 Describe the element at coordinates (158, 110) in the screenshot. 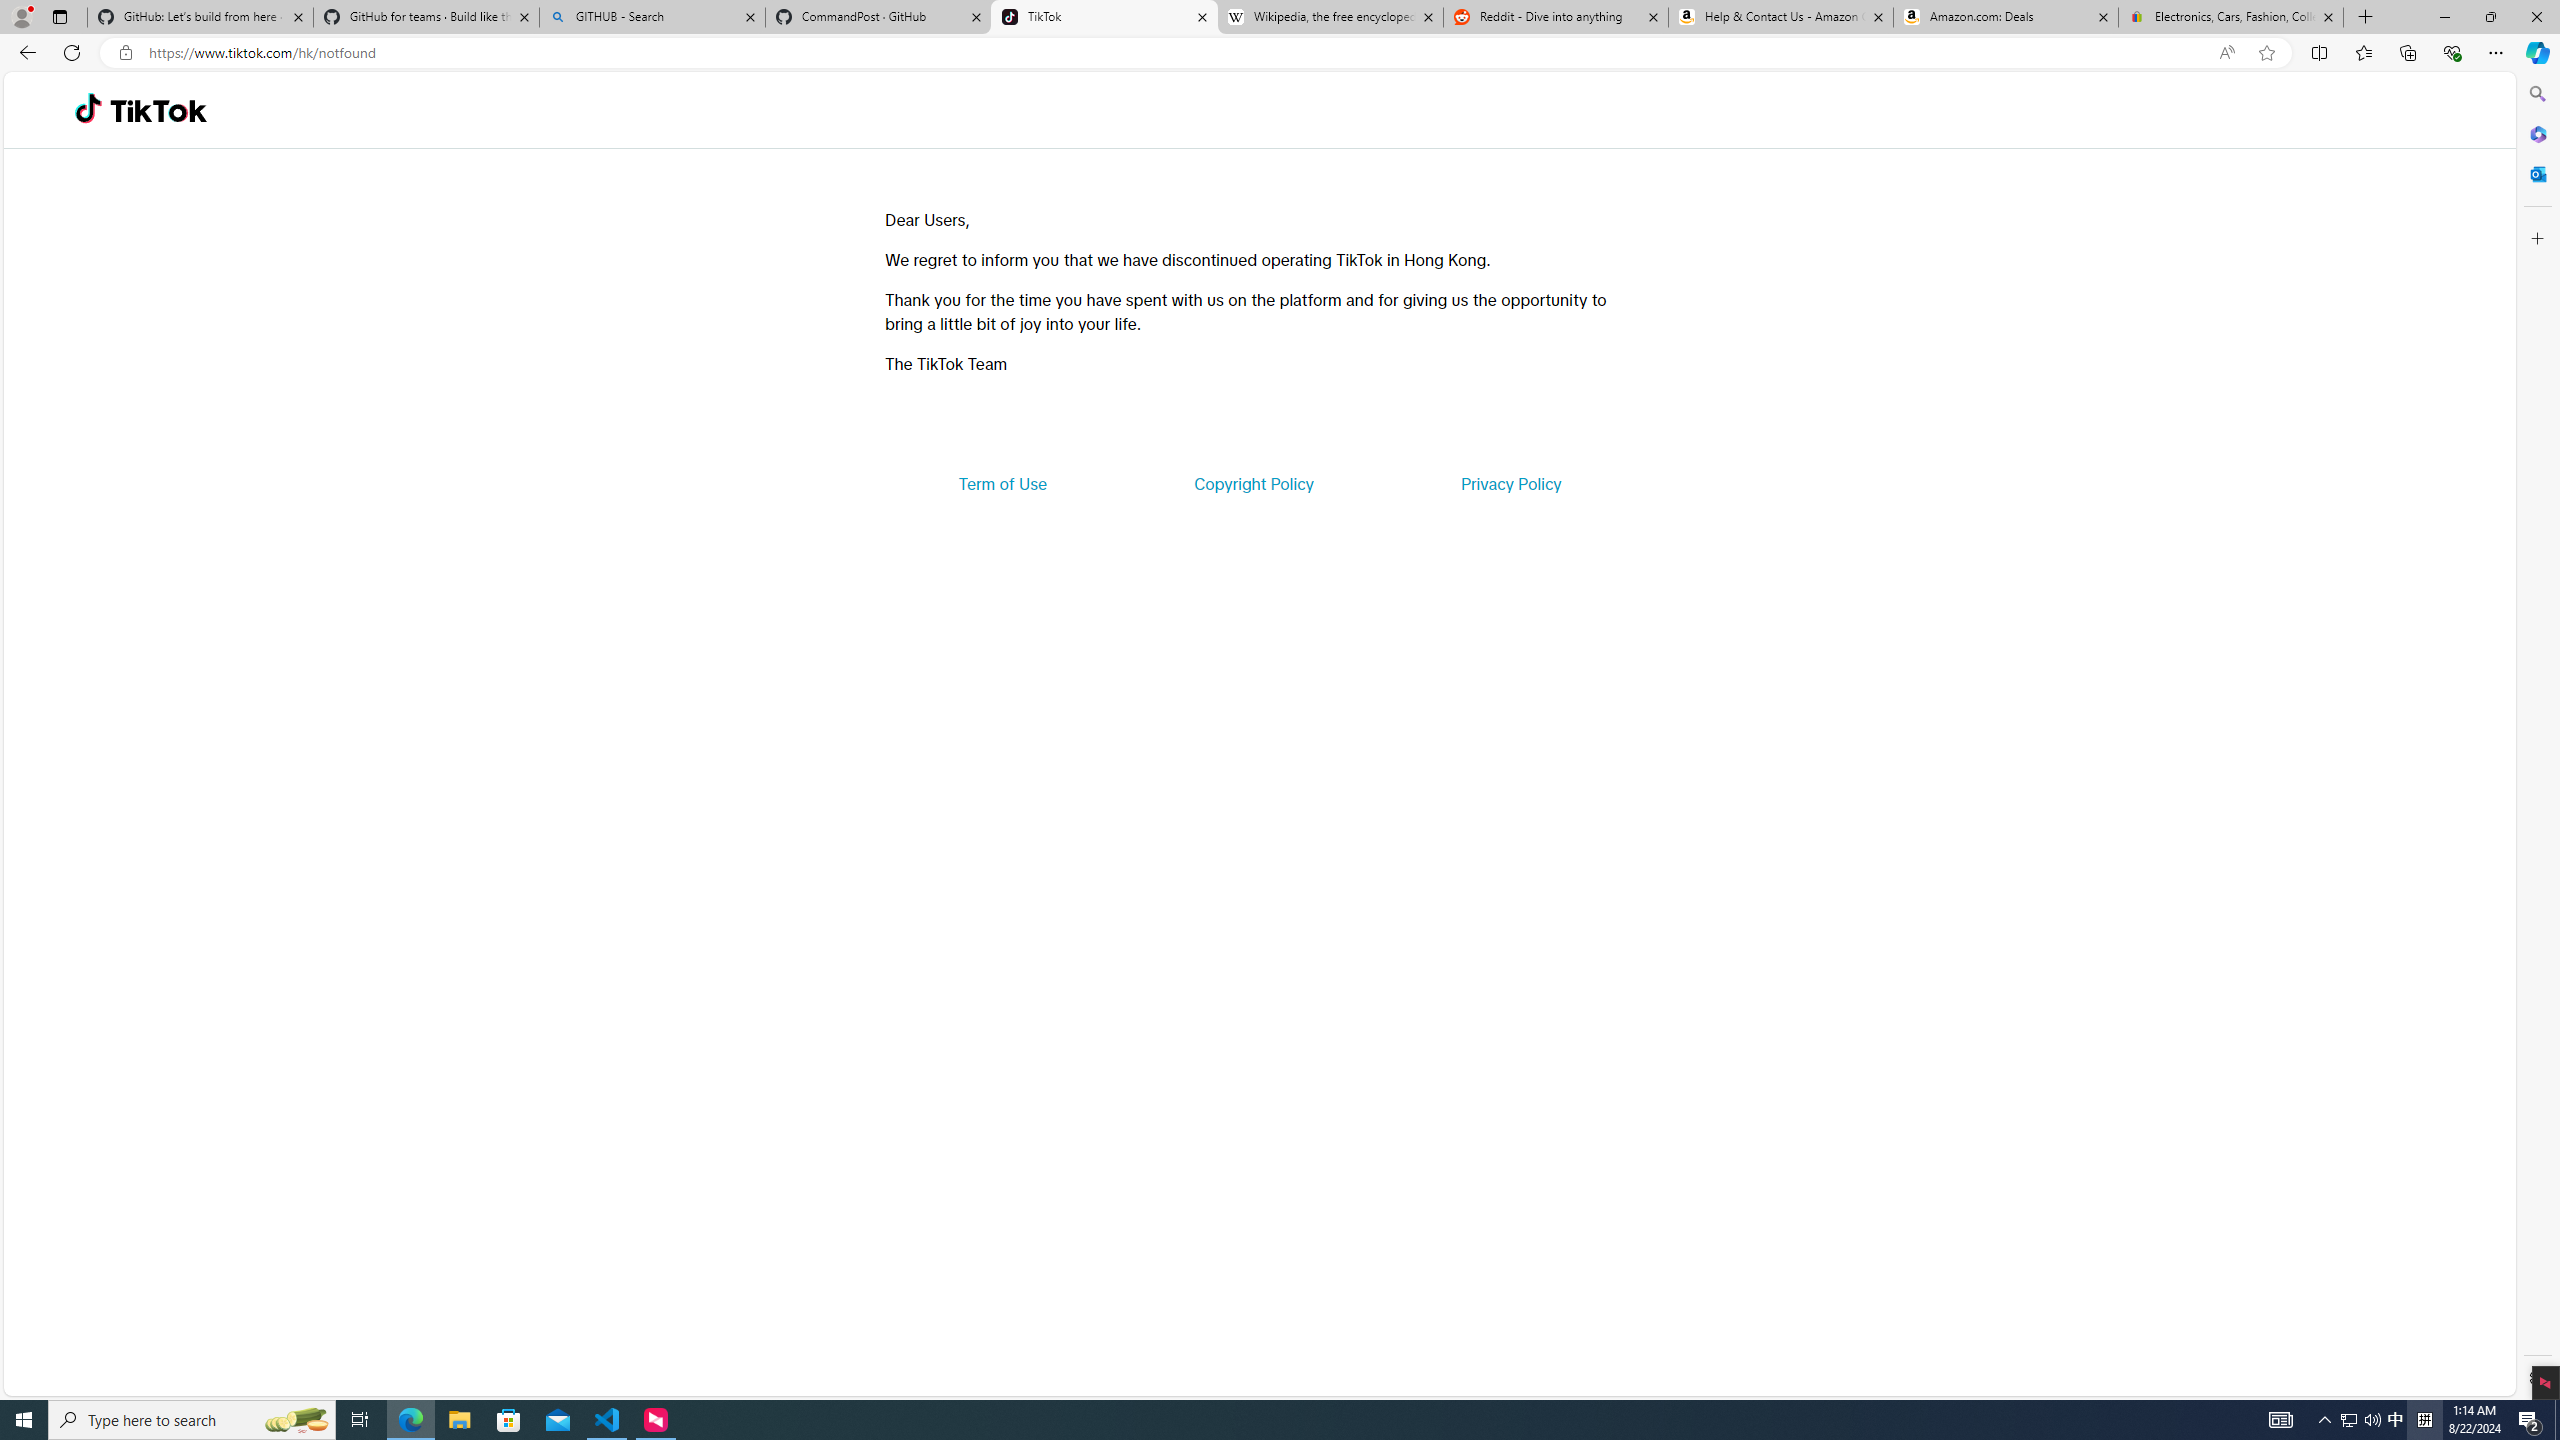

I see `'TikTok'` at that location.